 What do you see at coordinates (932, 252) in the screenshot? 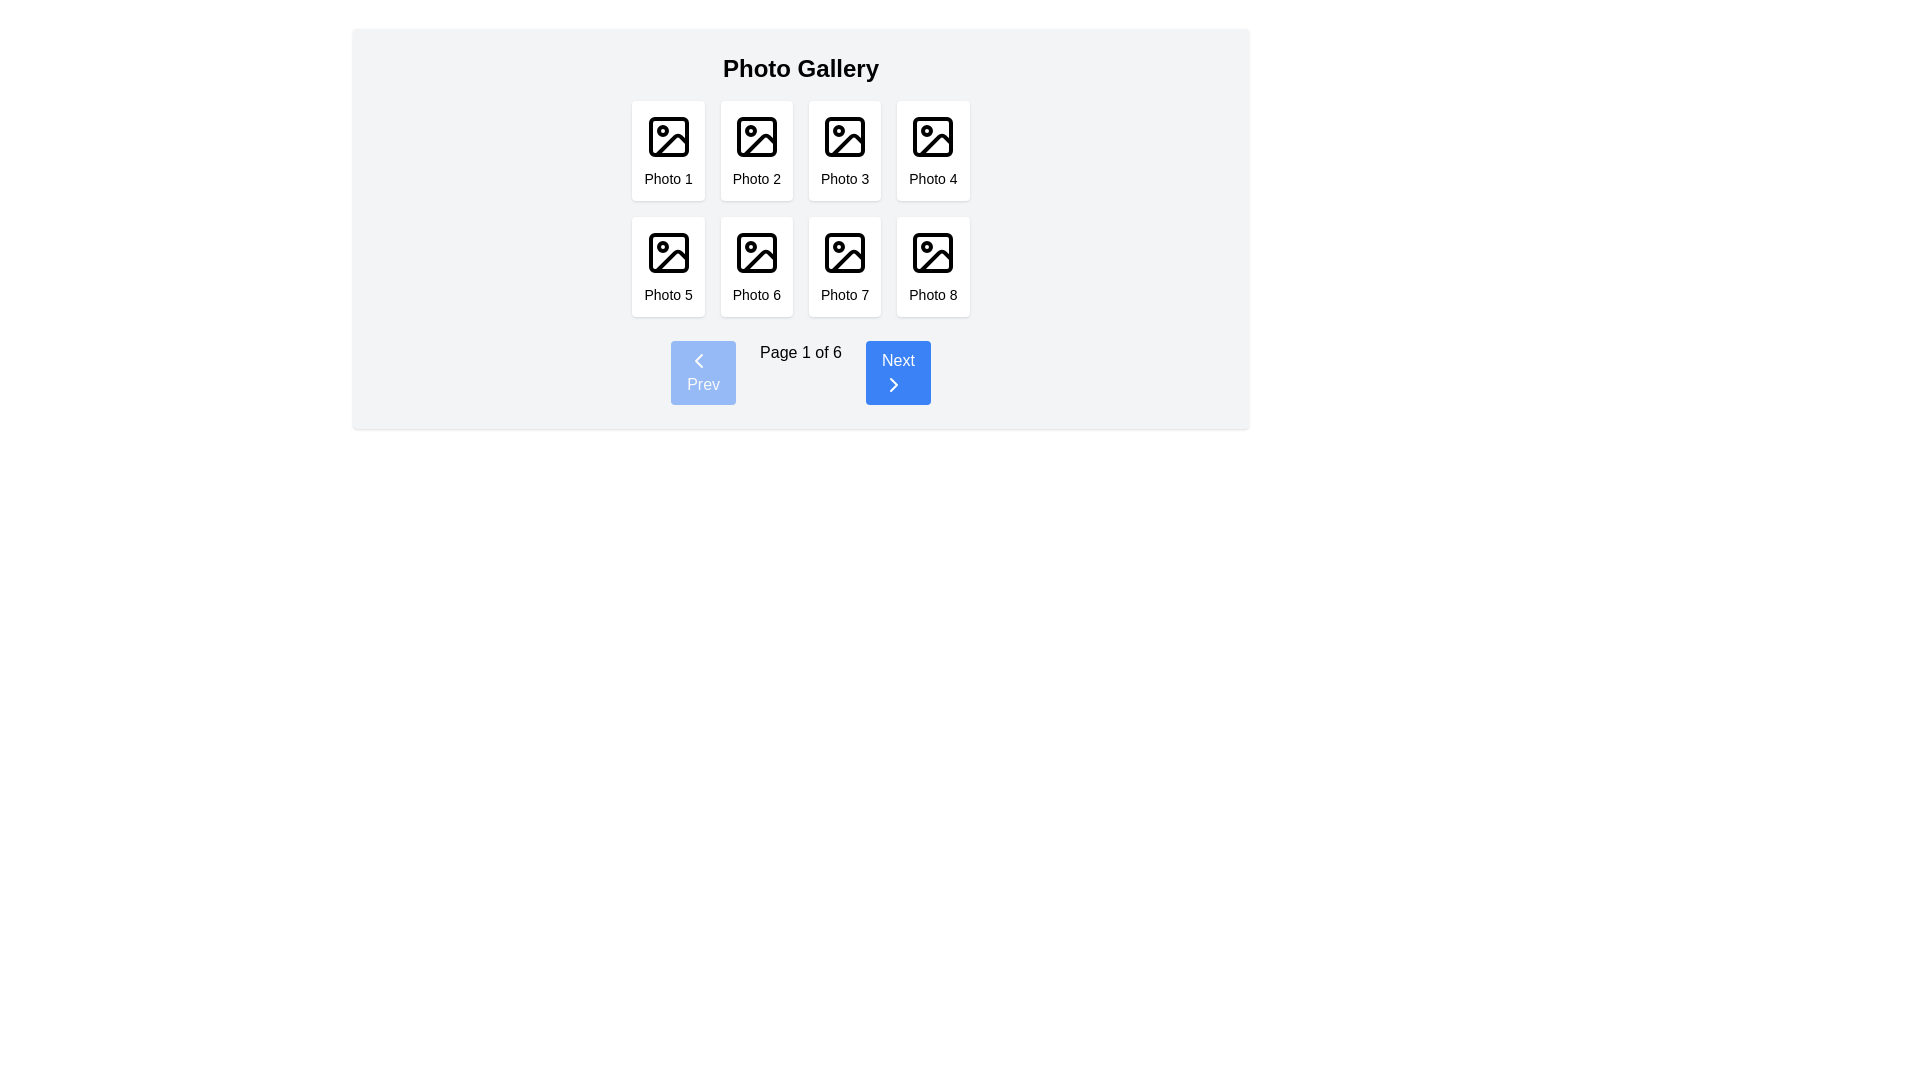
I see `the thumbnail icon for 'Photo 8'` at bounding box center [932, 252].